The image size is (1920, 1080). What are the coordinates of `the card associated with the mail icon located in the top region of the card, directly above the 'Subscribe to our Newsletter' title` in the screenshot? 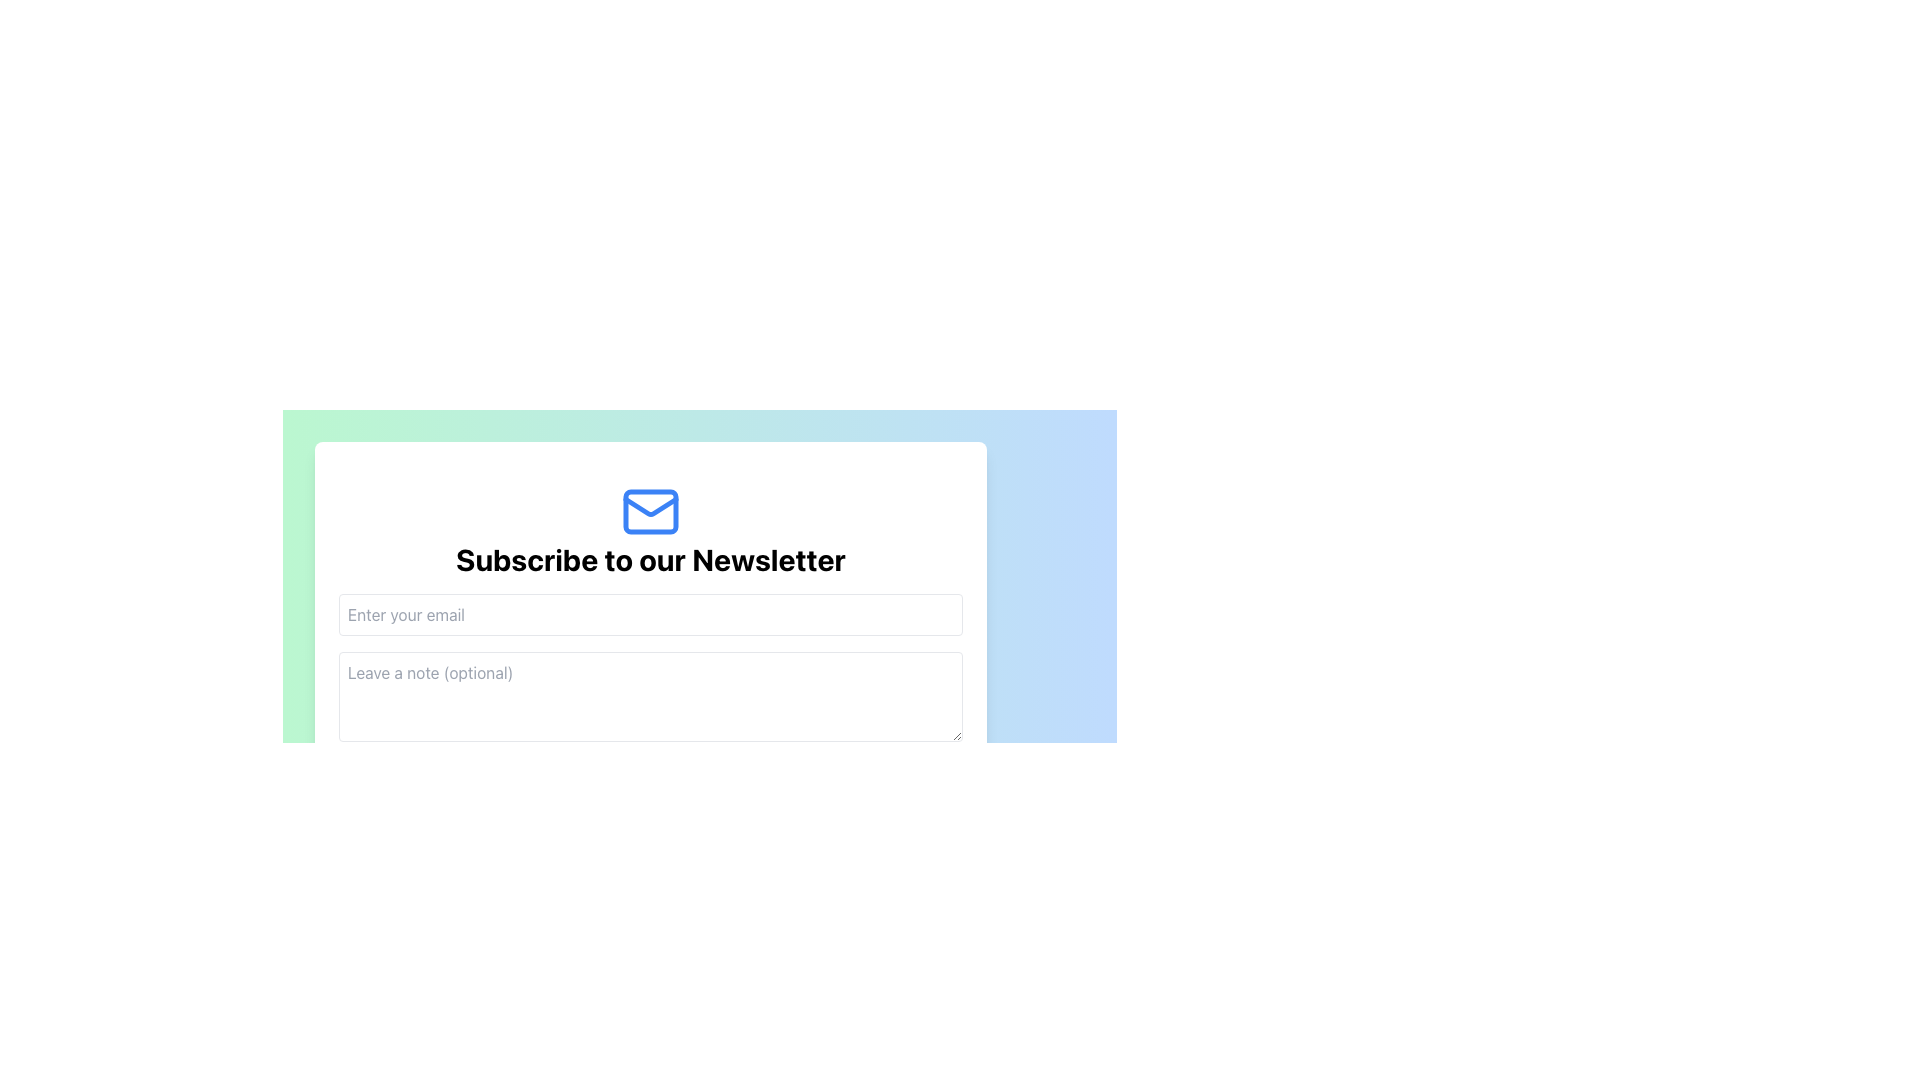 It's located at (651, 504).